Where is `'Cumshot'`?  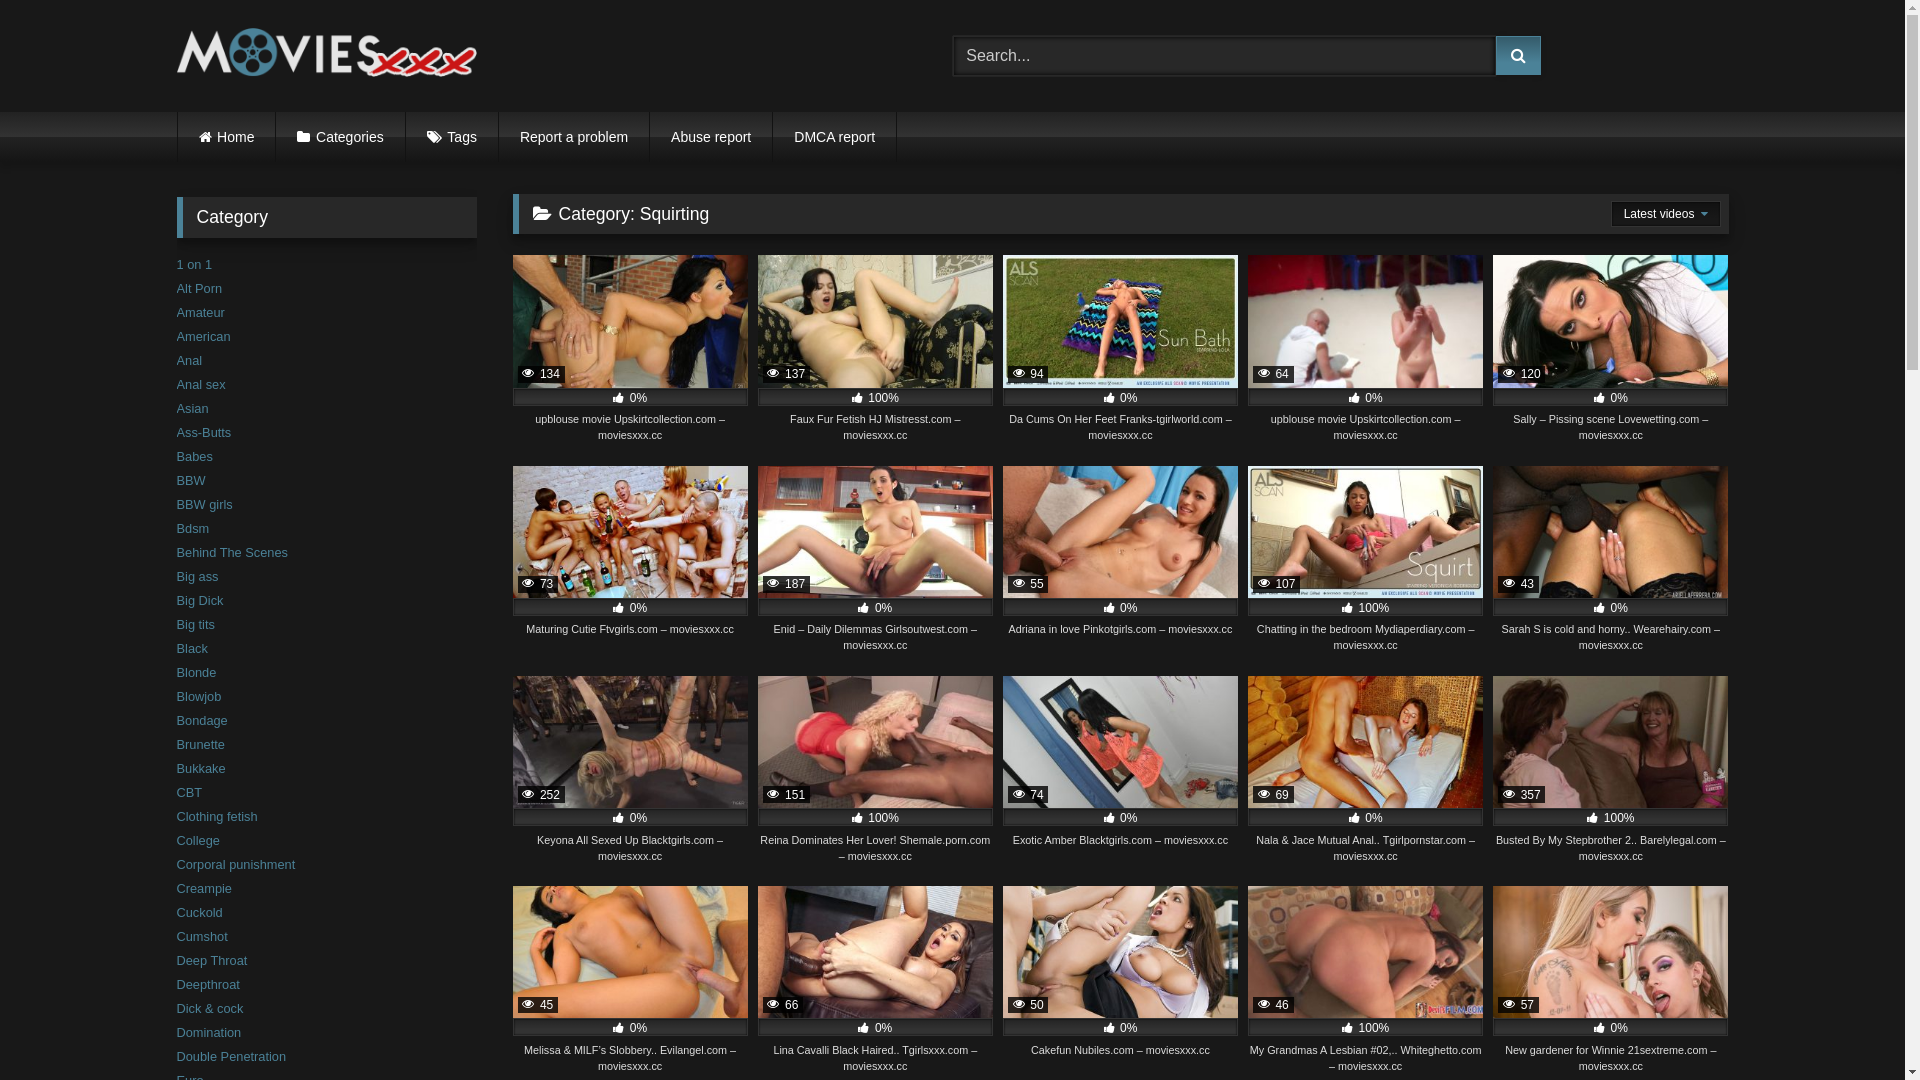 'Cumshot' is located at coordinates (201, 936).